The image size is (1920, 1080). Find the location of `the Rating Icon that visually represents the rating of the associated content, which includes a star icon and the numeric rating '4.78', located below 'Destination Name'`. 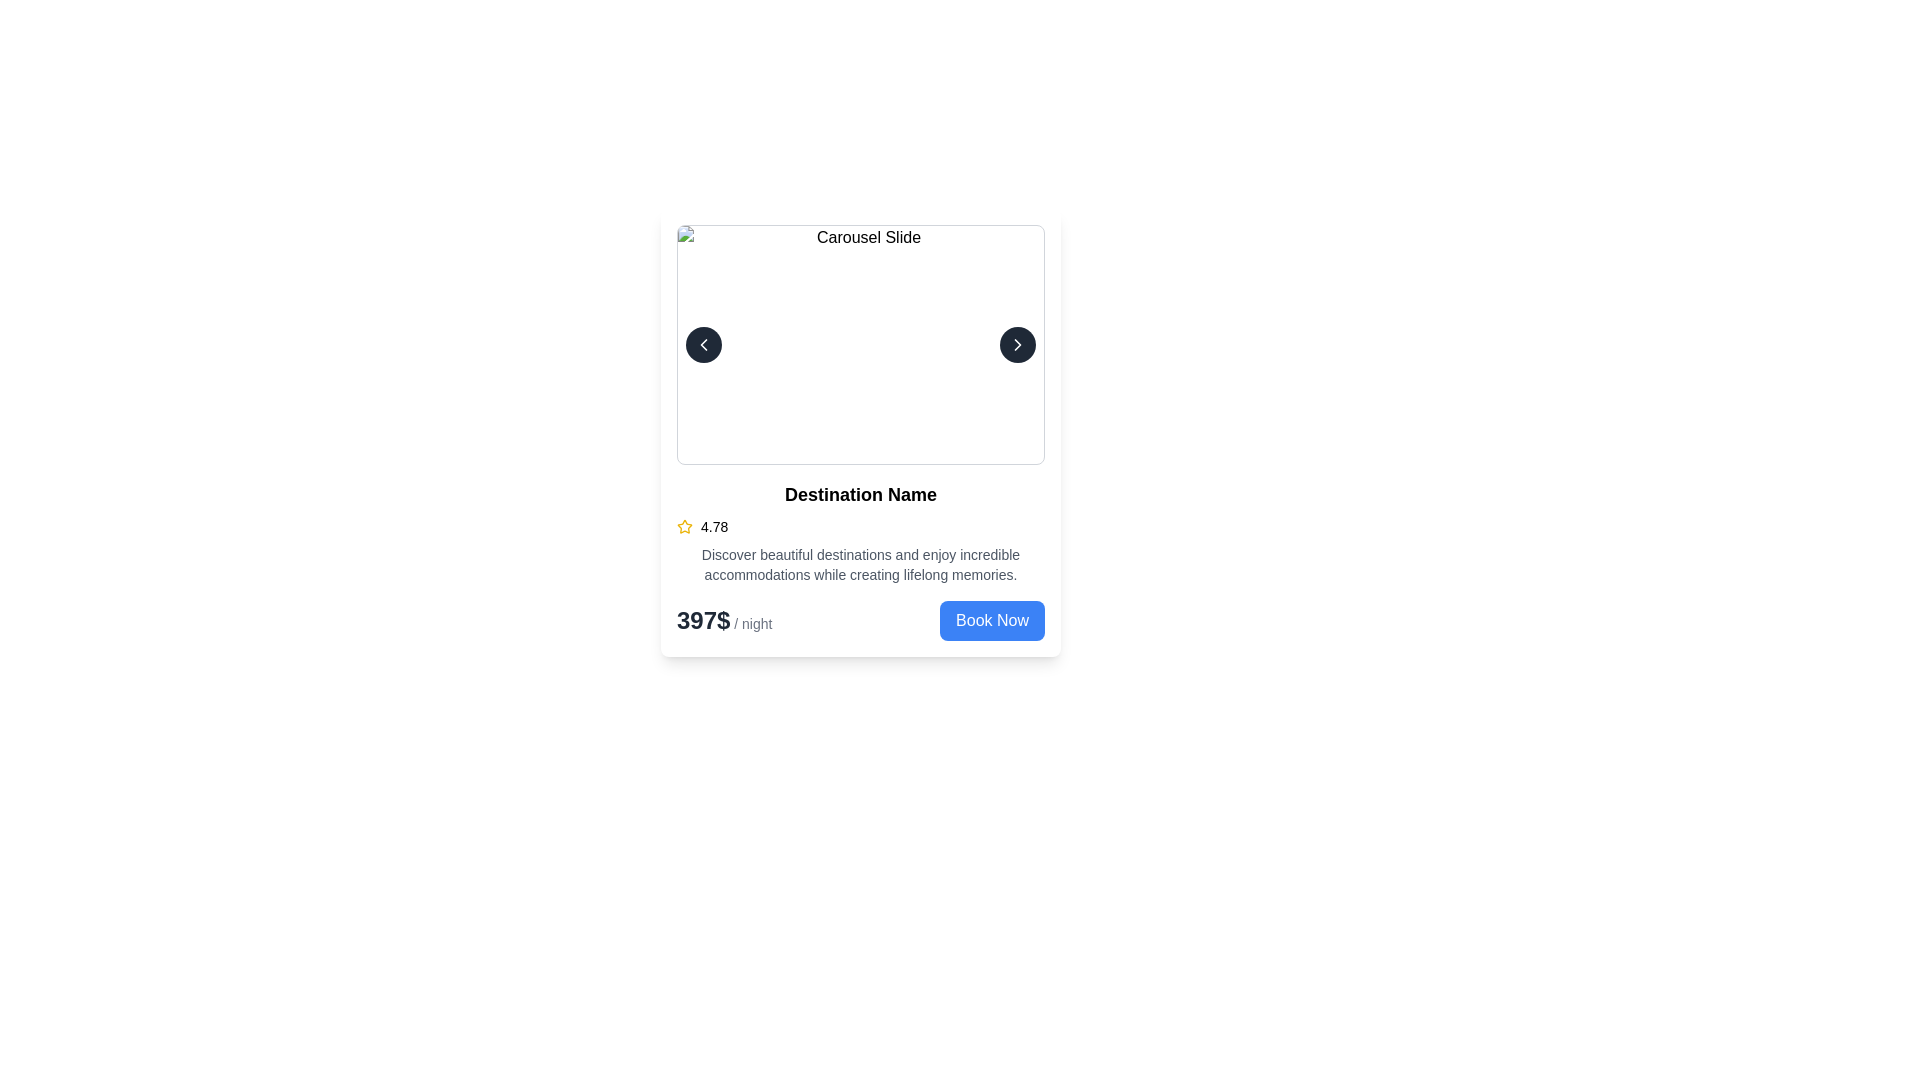

the Rating Icon that visually represents the rating of the associated content, which includes a star icon and the numeric rating '4.78', located below 'Destination Name' is located at coordinates (685, 526).